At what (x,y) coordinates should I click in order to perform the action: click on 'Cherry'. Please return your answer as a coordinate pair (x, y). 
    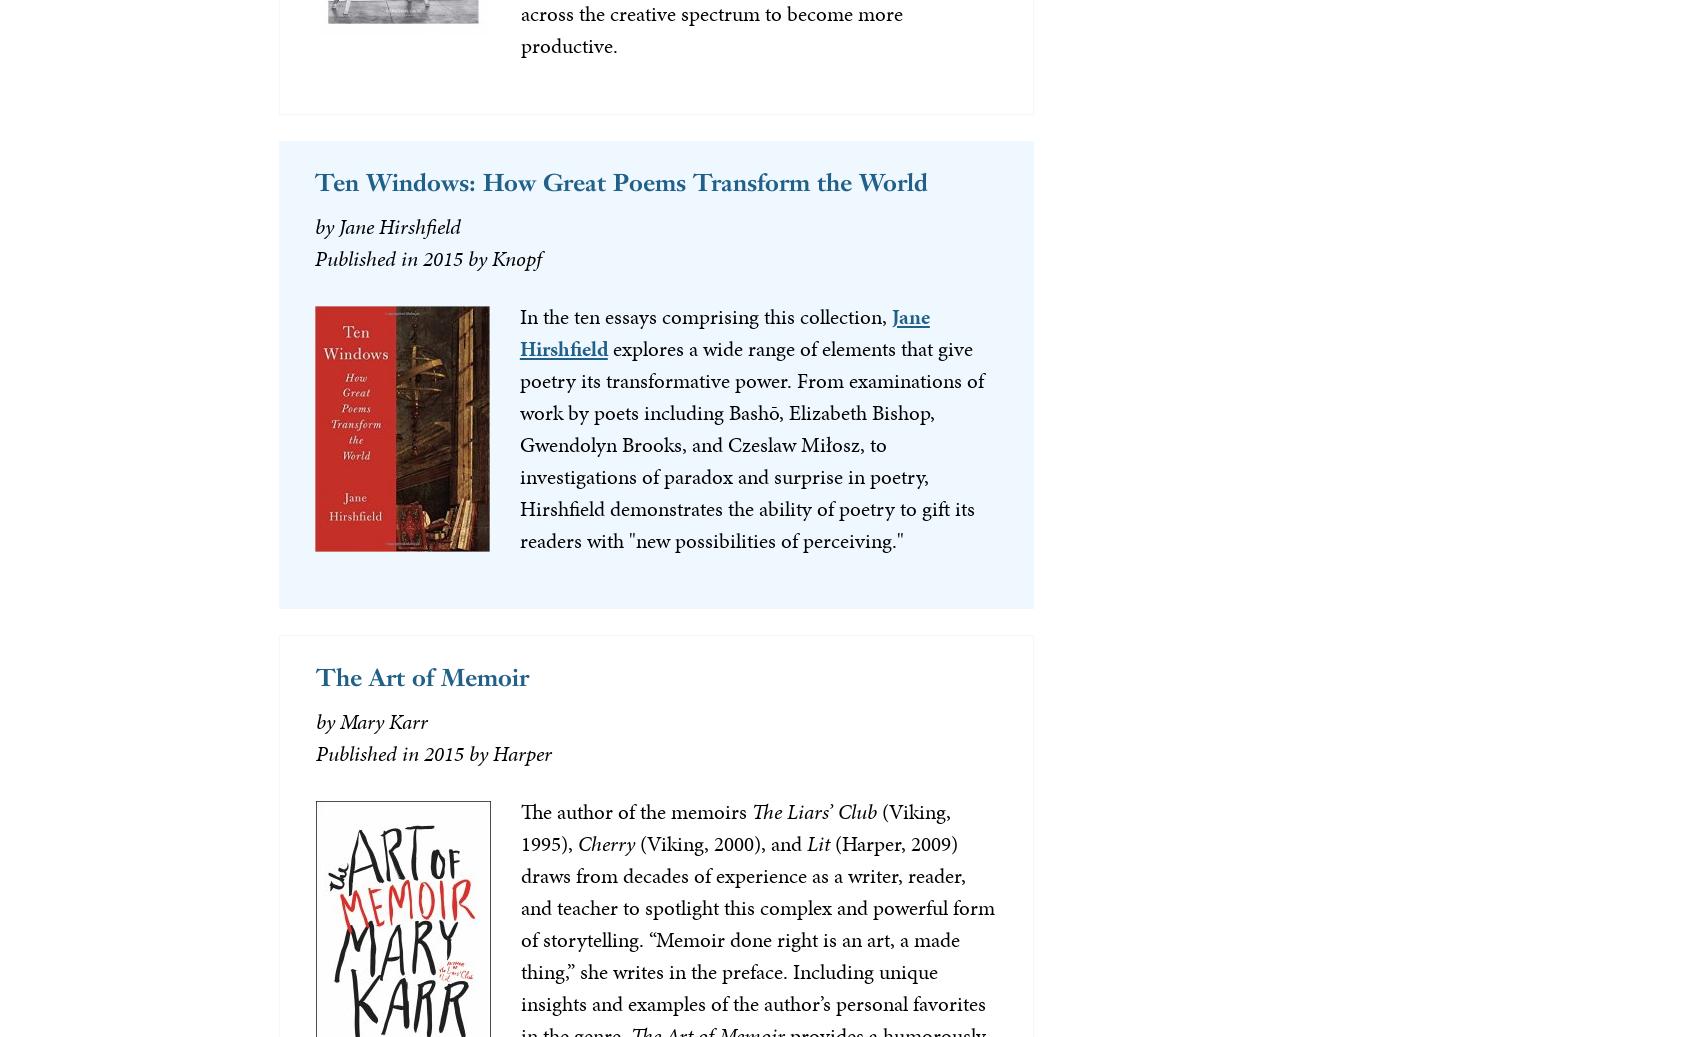
    Looking at the image, I should click on (601, 842).